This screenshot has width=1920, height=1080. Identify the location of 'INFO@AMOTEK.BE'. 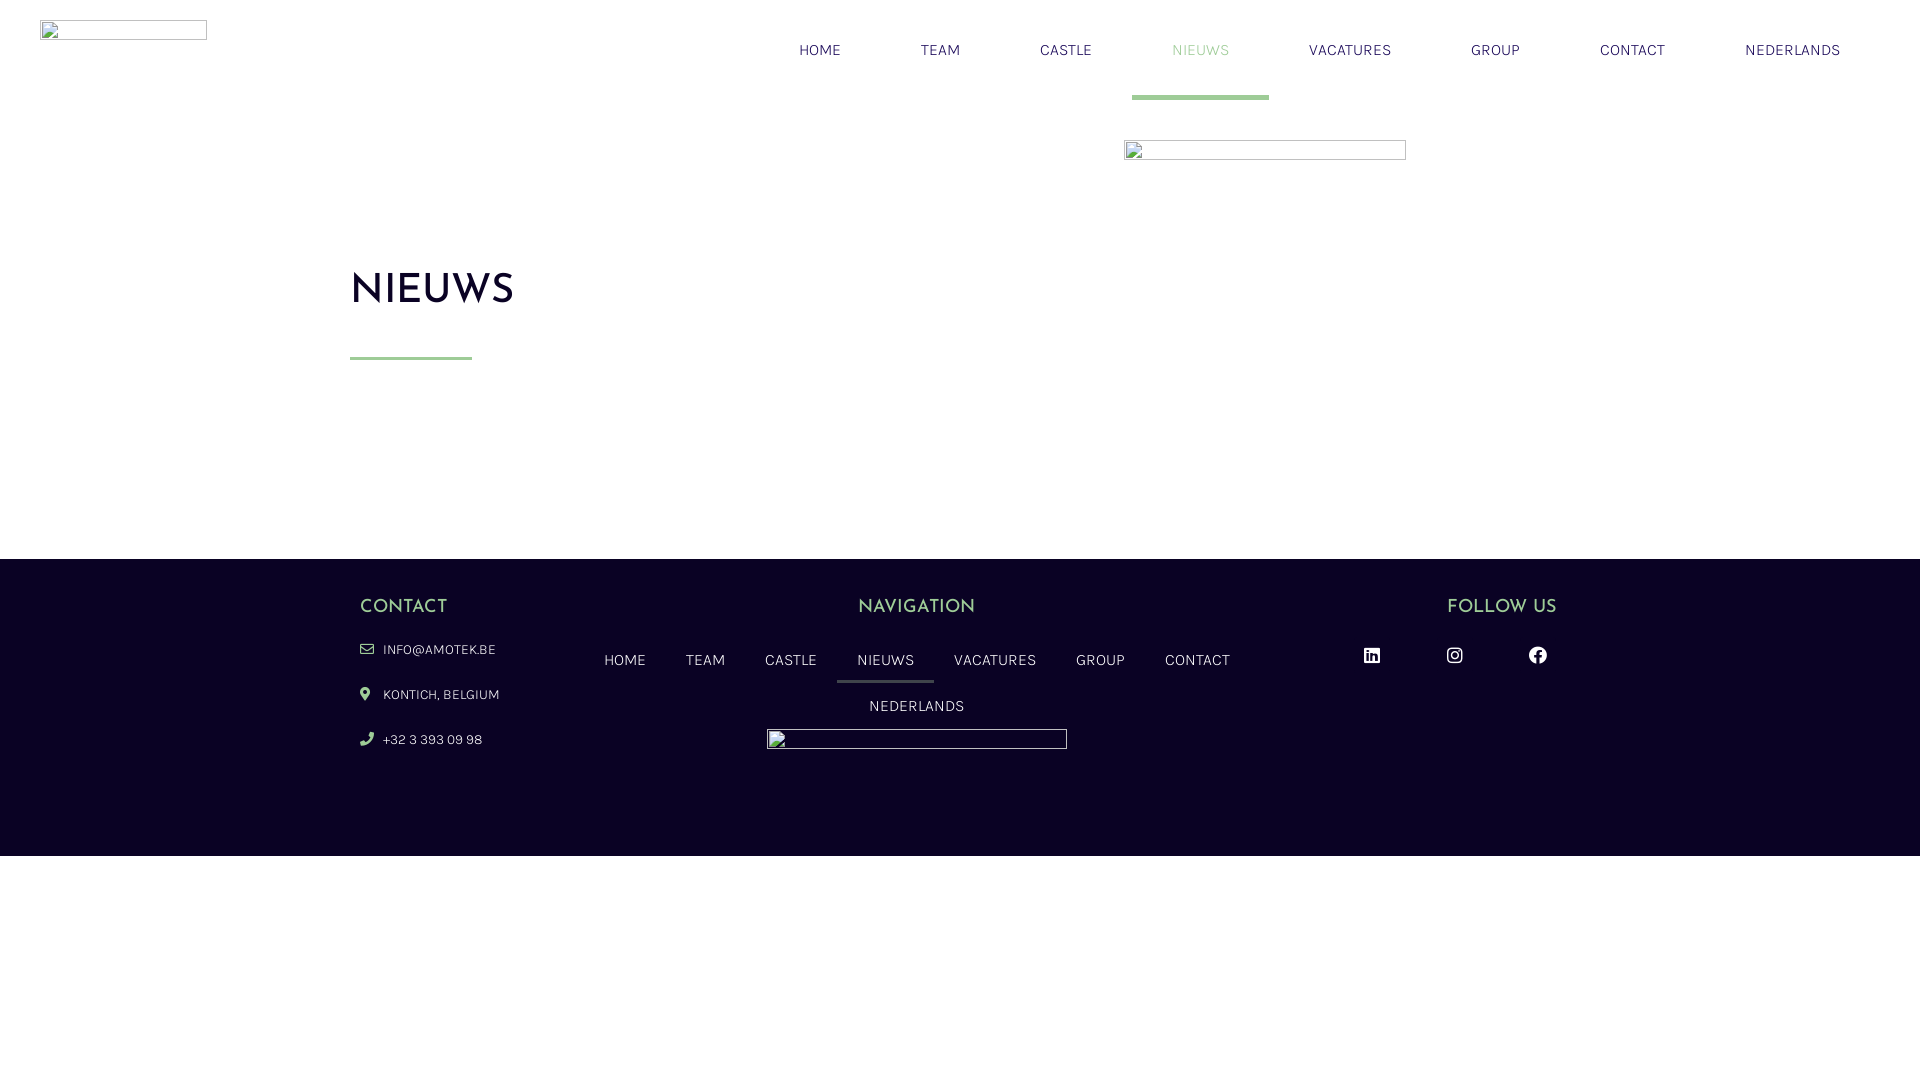
(453, 649).